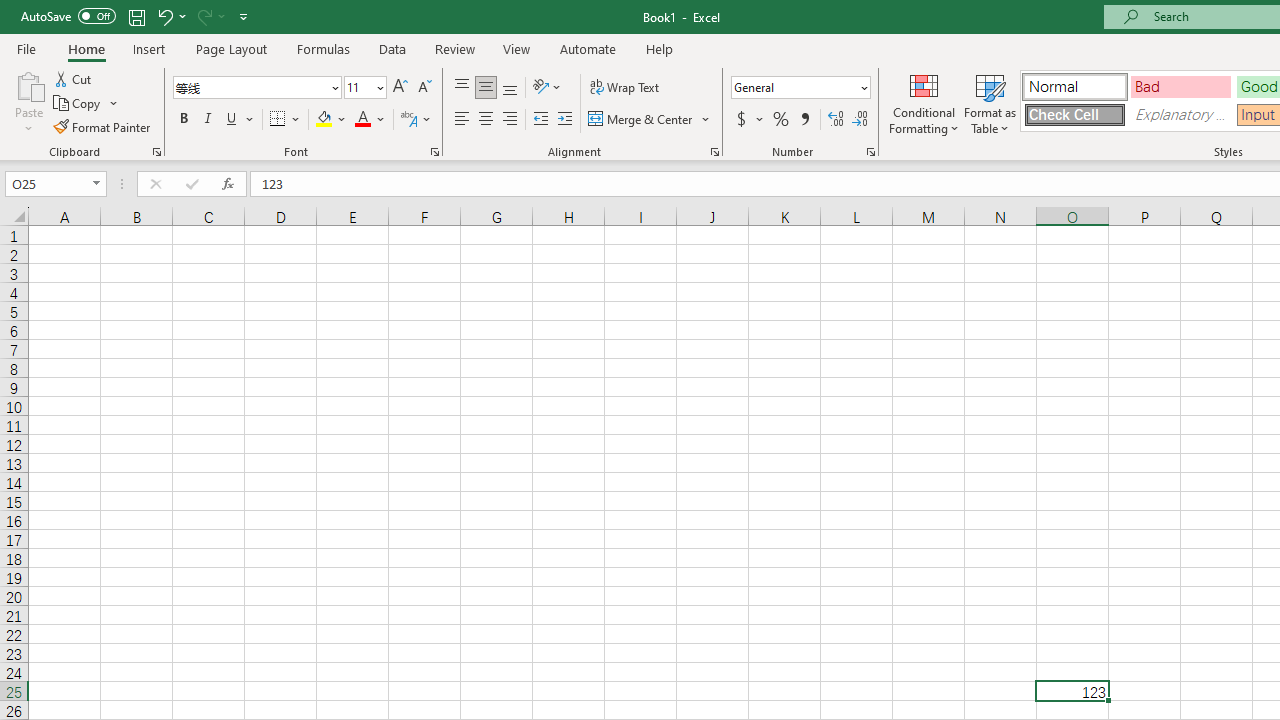  Describe the element at coordinates (461, 86) in the screenshot. I see `'Top Align'` at that location.